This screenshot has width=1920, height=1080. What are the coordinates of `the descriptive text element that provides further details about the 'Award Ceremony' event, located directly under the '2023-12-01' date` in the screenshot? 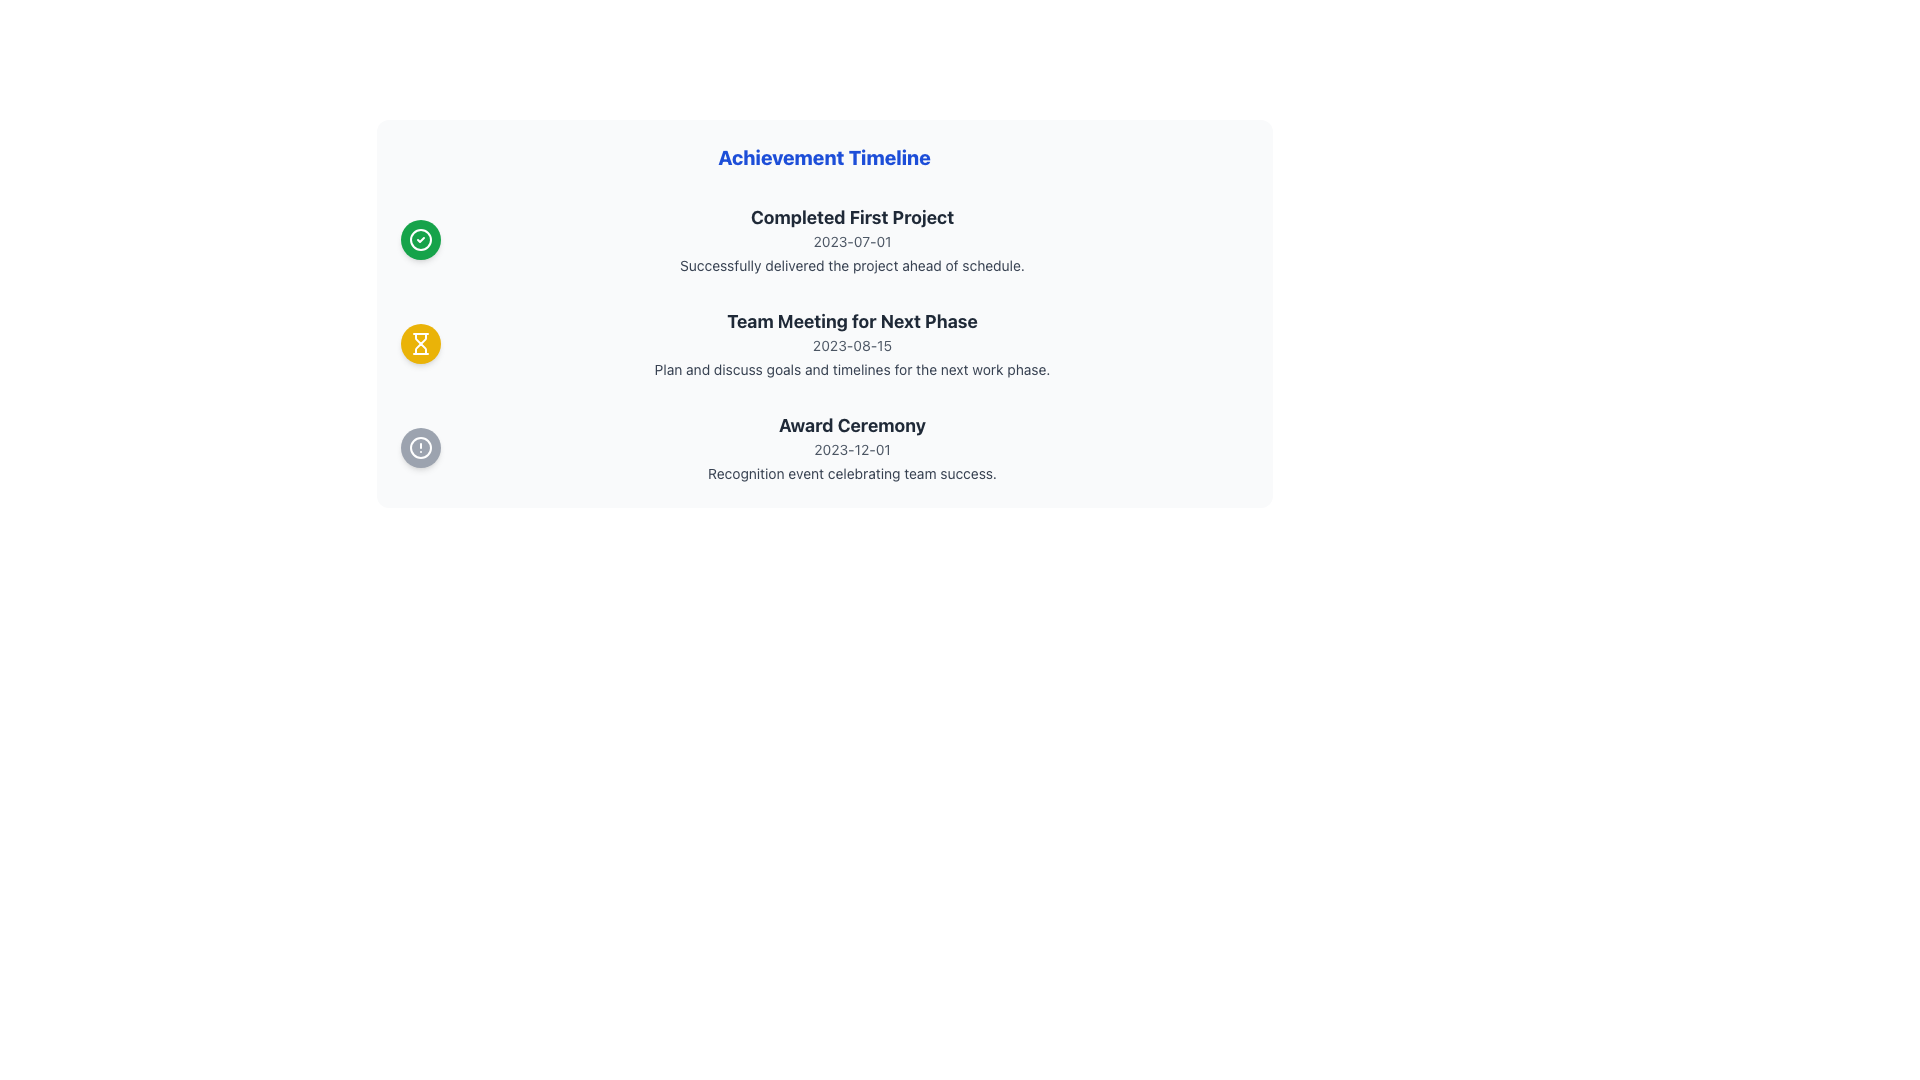 It's located at (852, 474).